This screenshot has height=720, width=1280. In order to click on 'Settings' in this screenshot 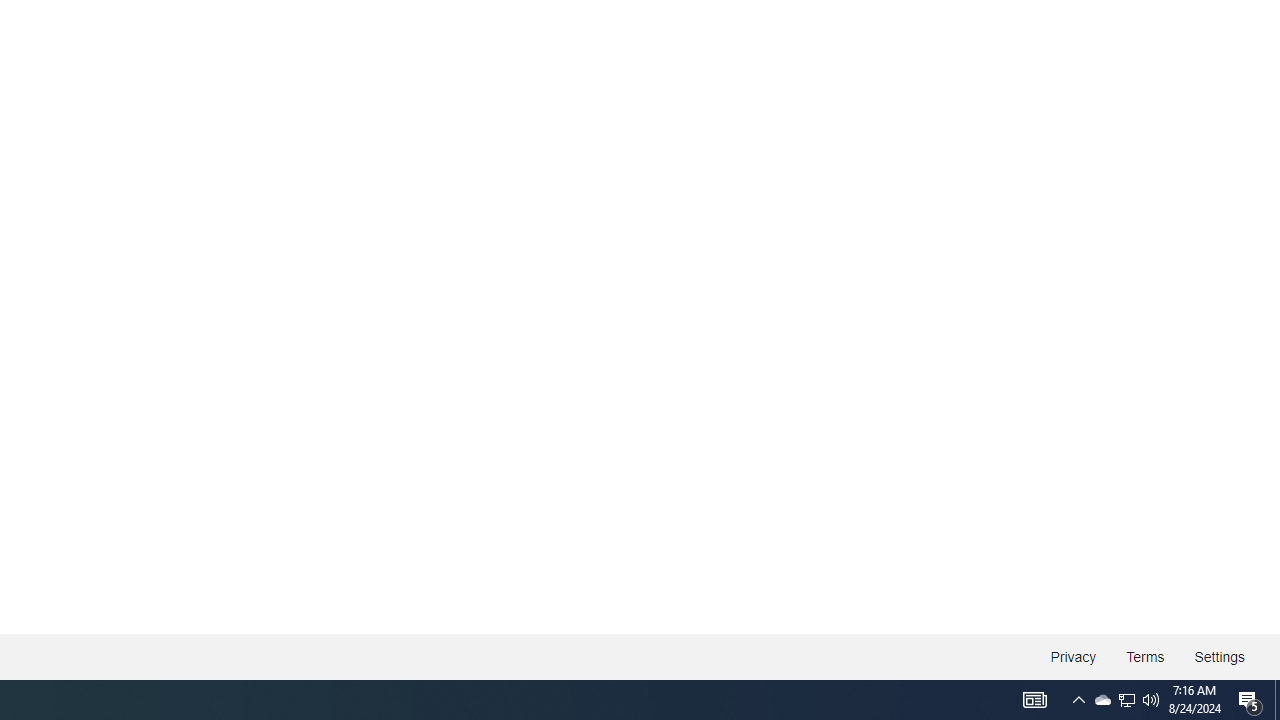, I will do `click(1218, 657)`.